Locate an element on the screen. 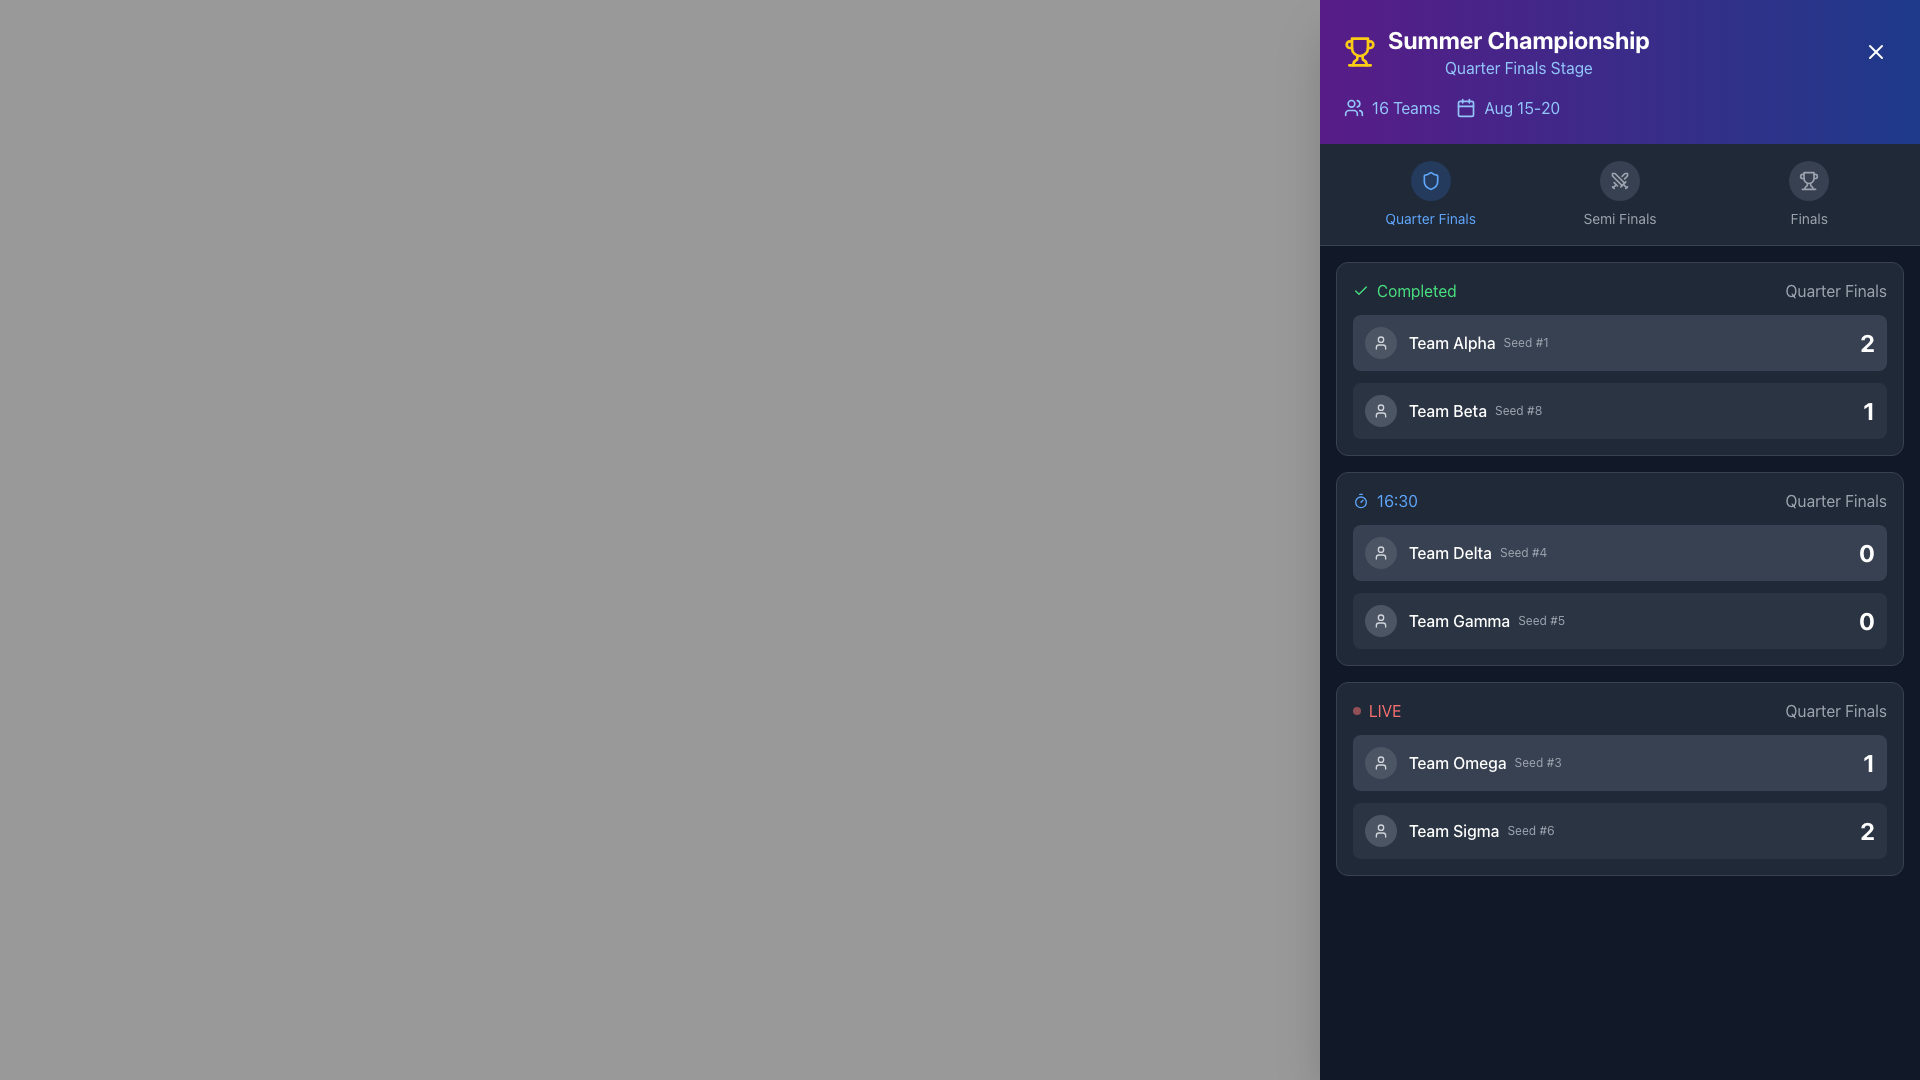 The image size is (1920, 1080). the circular avatar icon with a dark gray background and light gray user profile outline, located next to the text 'Team Sigma Seed #6' in the 'LIVE' section is located at coordinates (1380, 830).